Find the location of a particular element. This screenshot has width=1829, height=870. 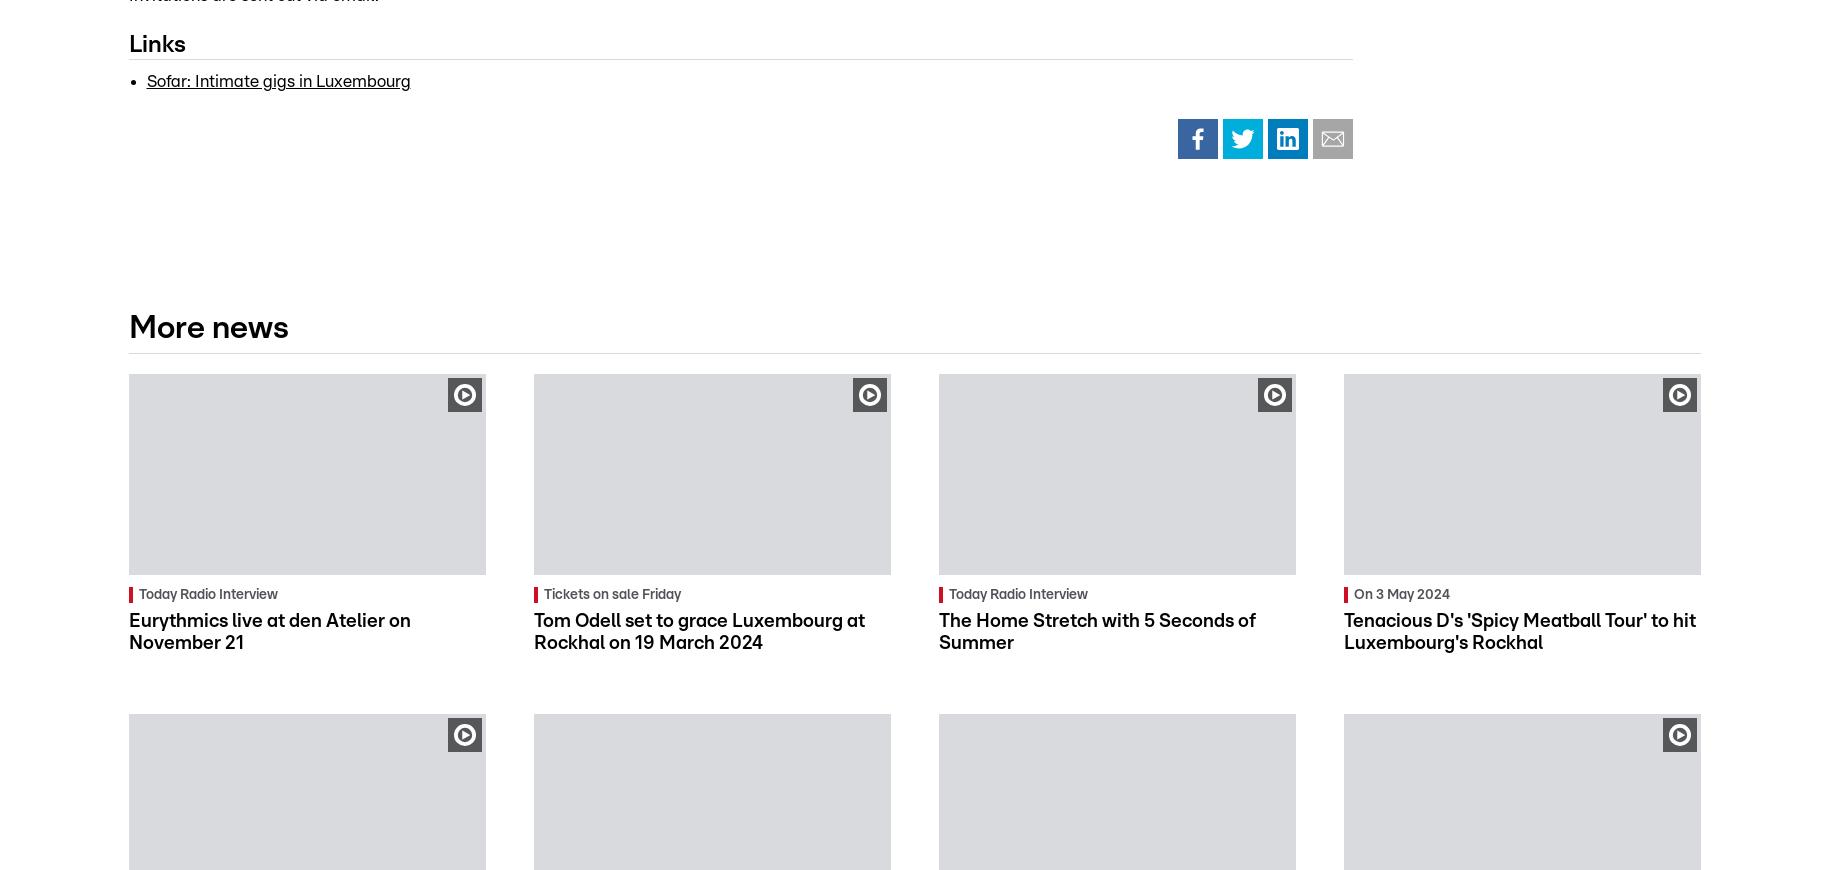

'More news' is located at coordinates (128, 327).